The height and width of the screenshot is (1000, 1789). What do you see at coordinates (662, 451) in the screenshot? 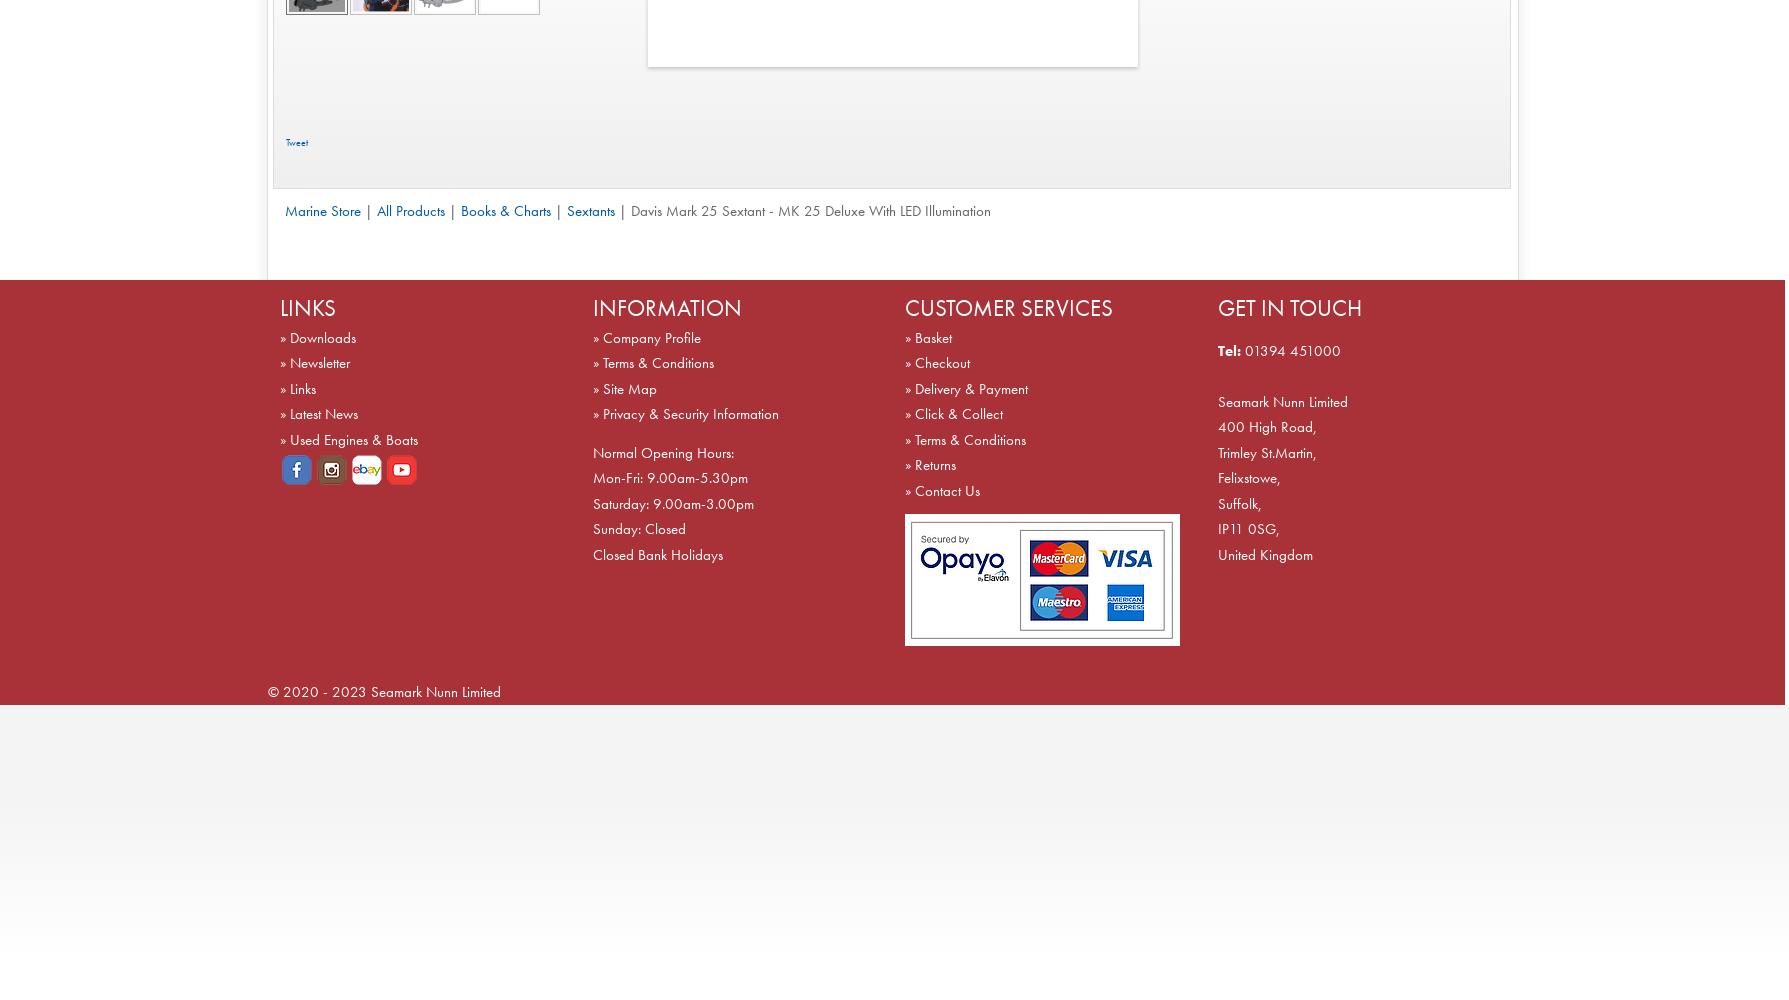
I see `'Normal Opening Hours:'` at bounding box center [662, 451].